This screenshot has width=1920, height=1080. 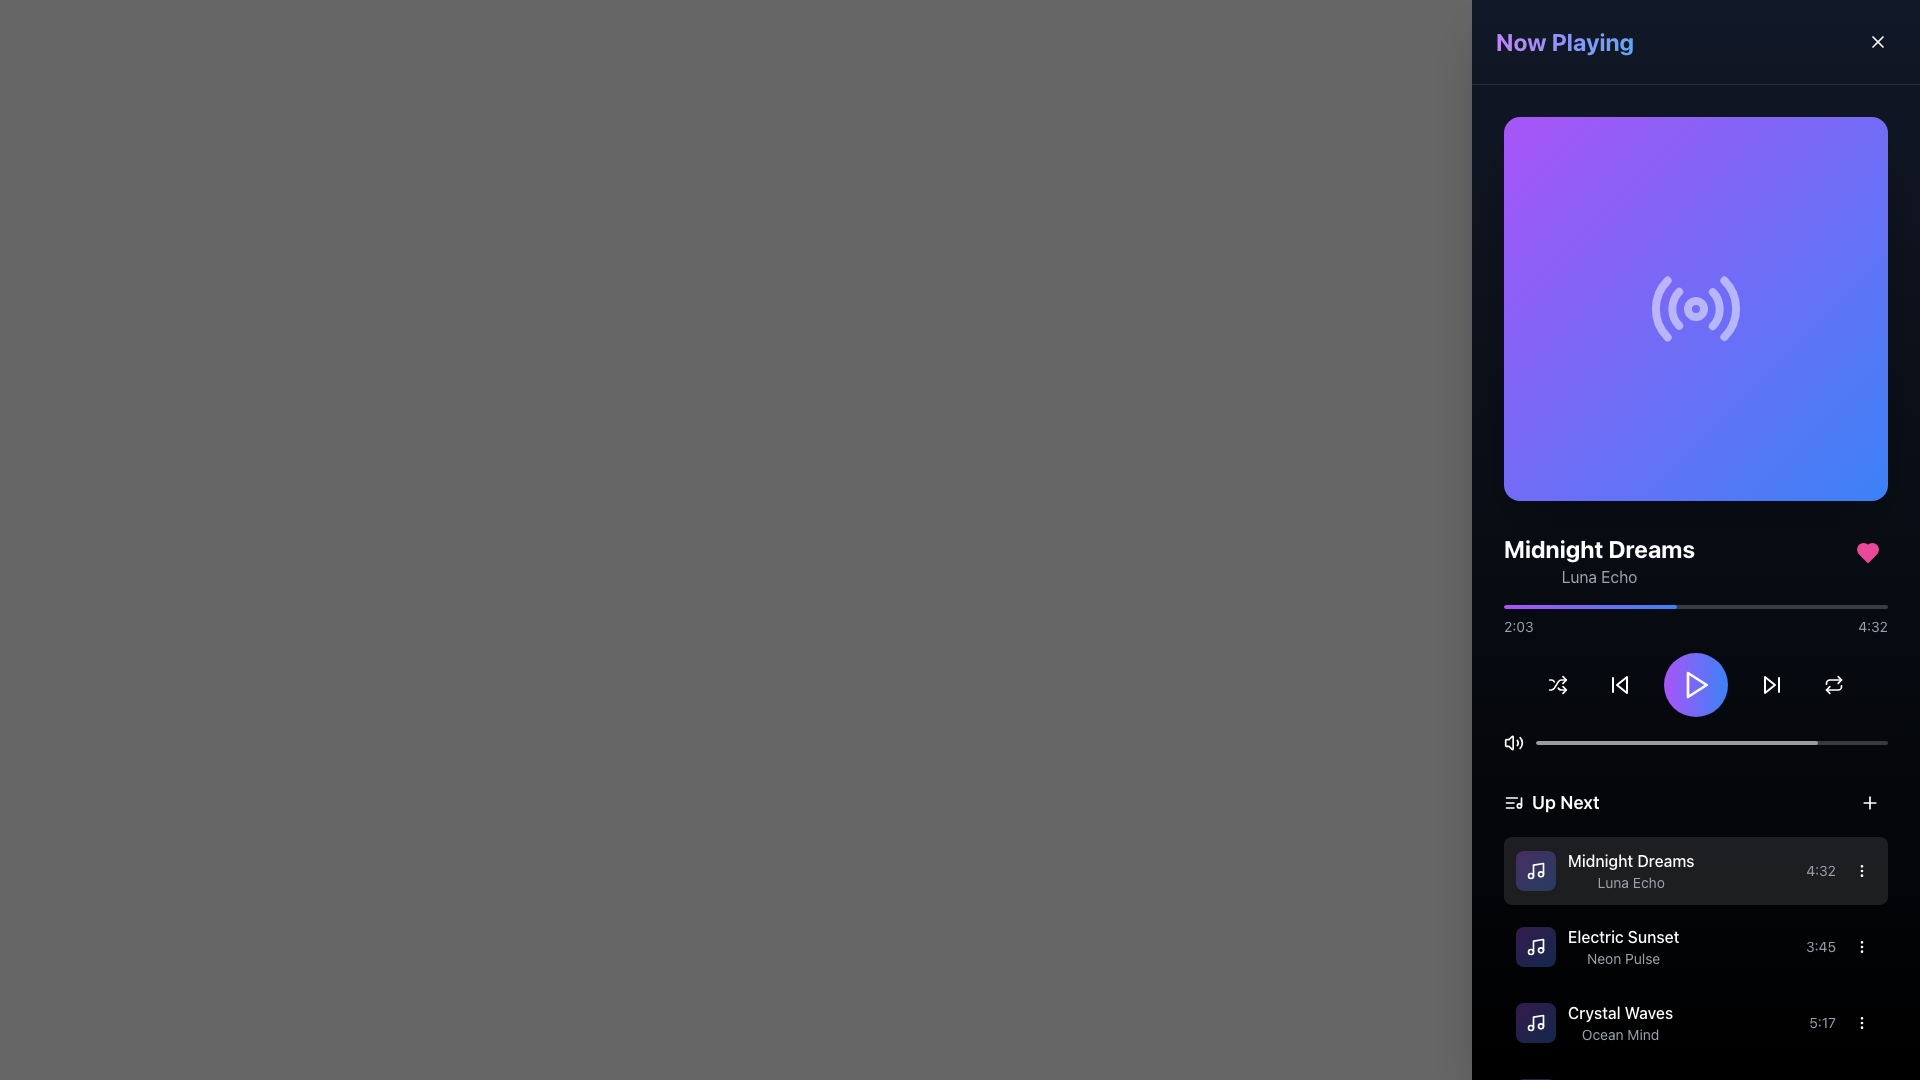 I want to click on the skip-backward icon located within the Now Playing section, so click(x=1622, y=684).